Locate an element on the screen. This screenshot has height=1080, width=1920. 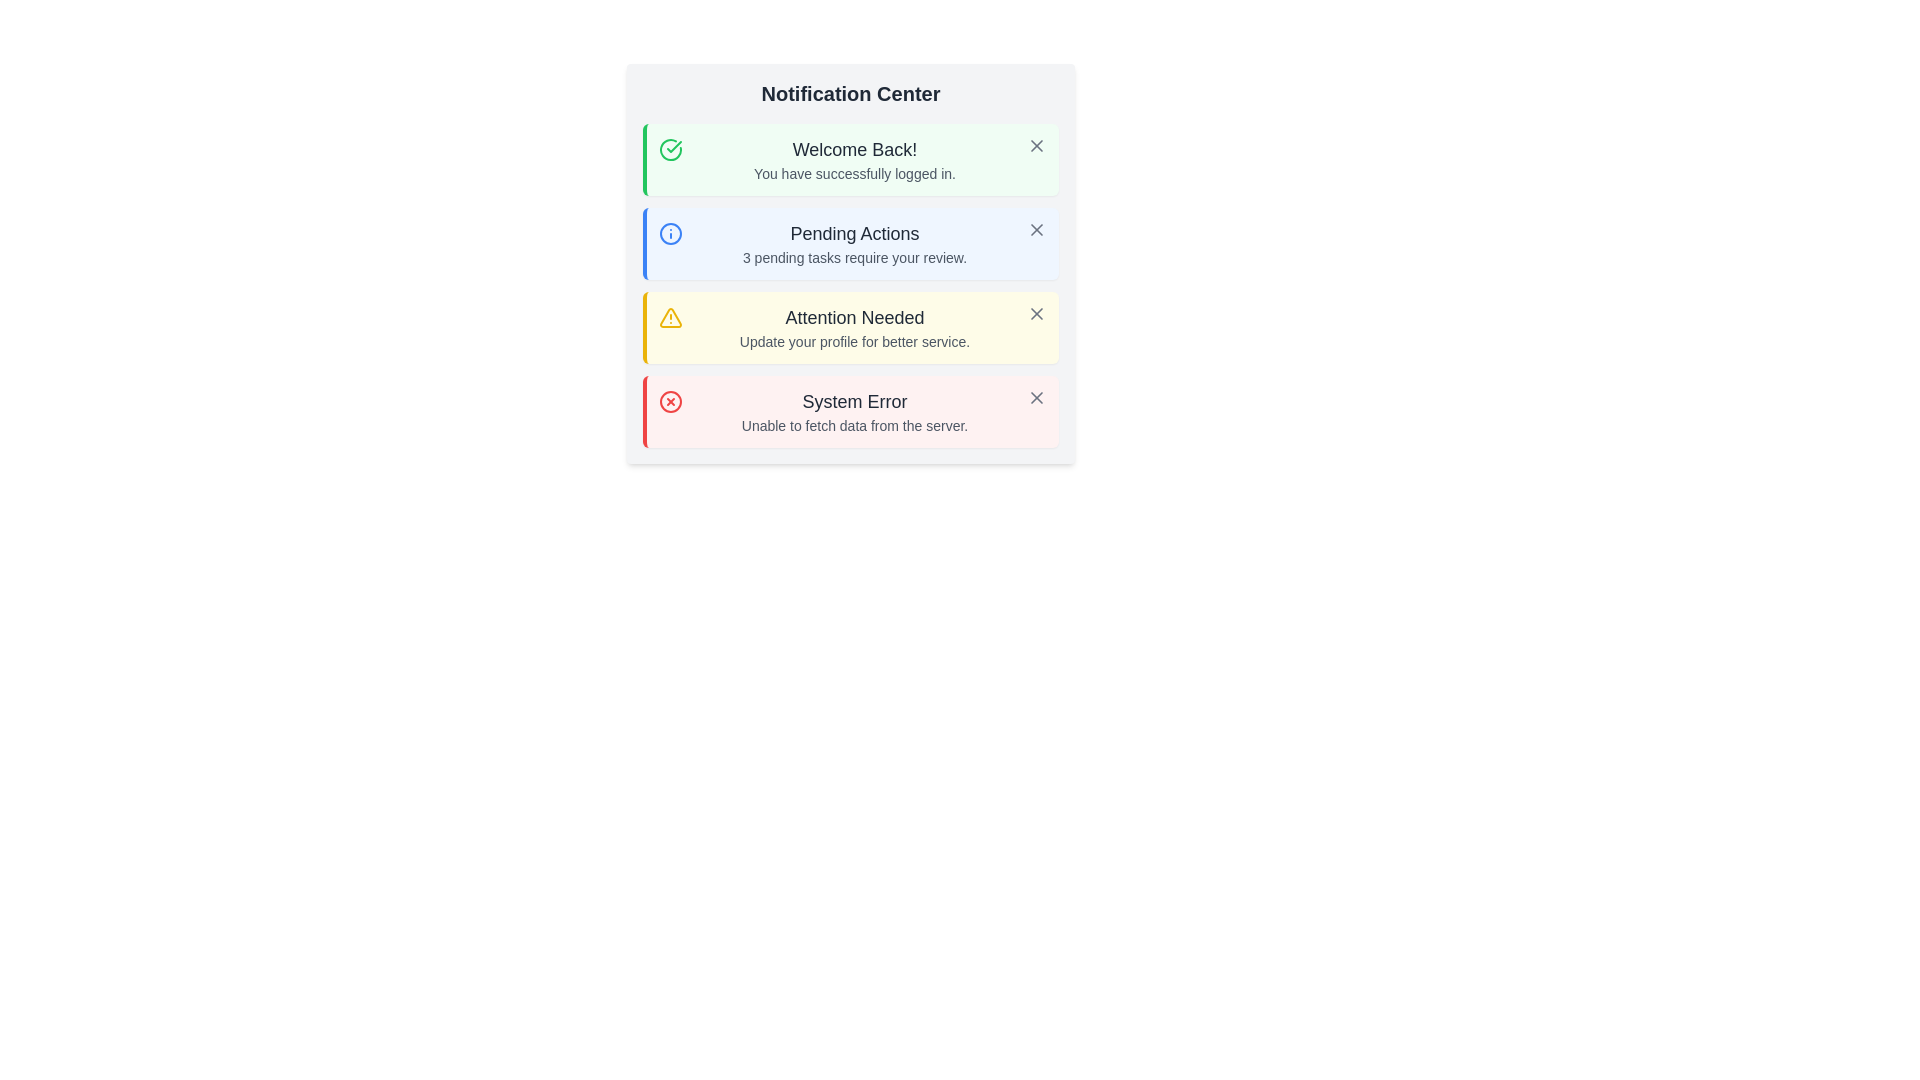
text from the Alert box that informs the user about the necessity to update their profile for improved service is located at coordinates (850, 326).